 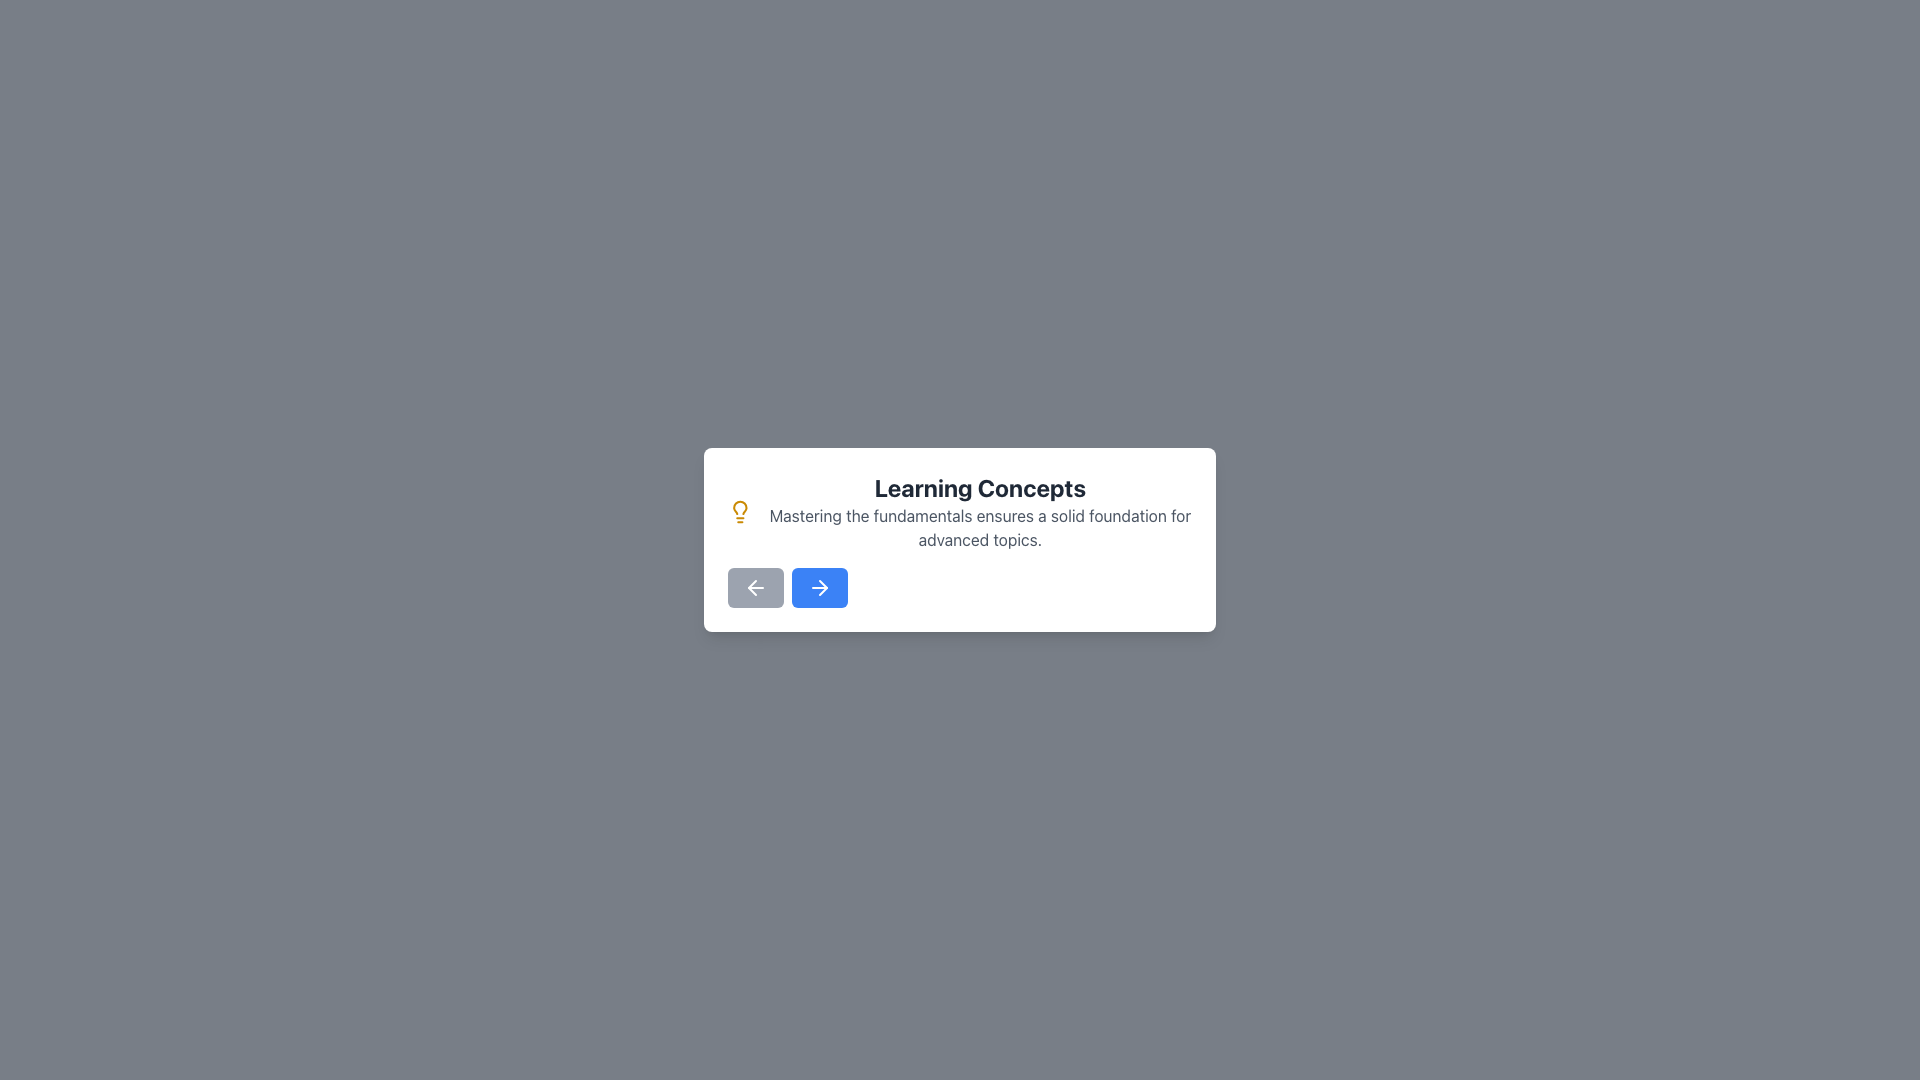 What do you see at coordinates (960, 511) in the screenshot?
I see `the informational header element that displays a heading and a description related to learning concepts for reading` at bounding box center [960, 511].